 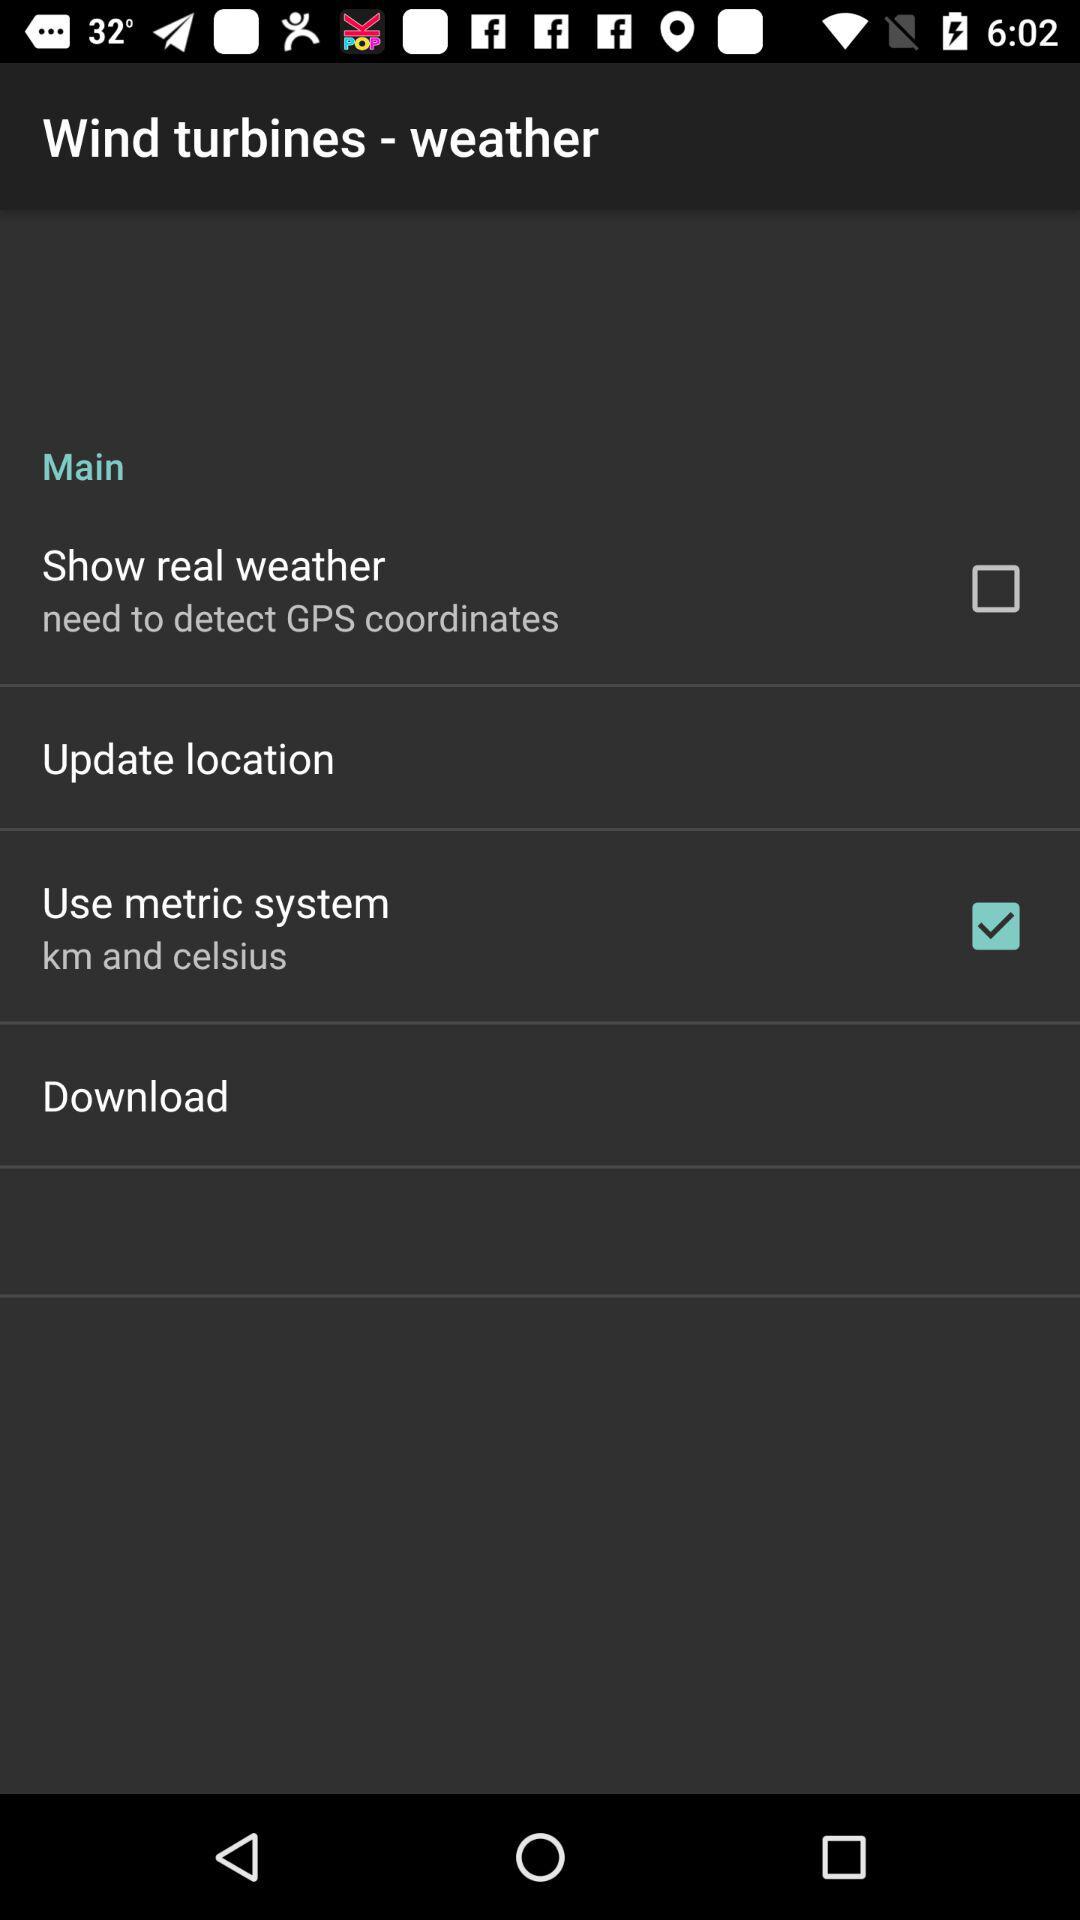 What do you see at coordinates (135, 1093) in the screenshot?
I see `the download app` at bounding box center [135, 1093].